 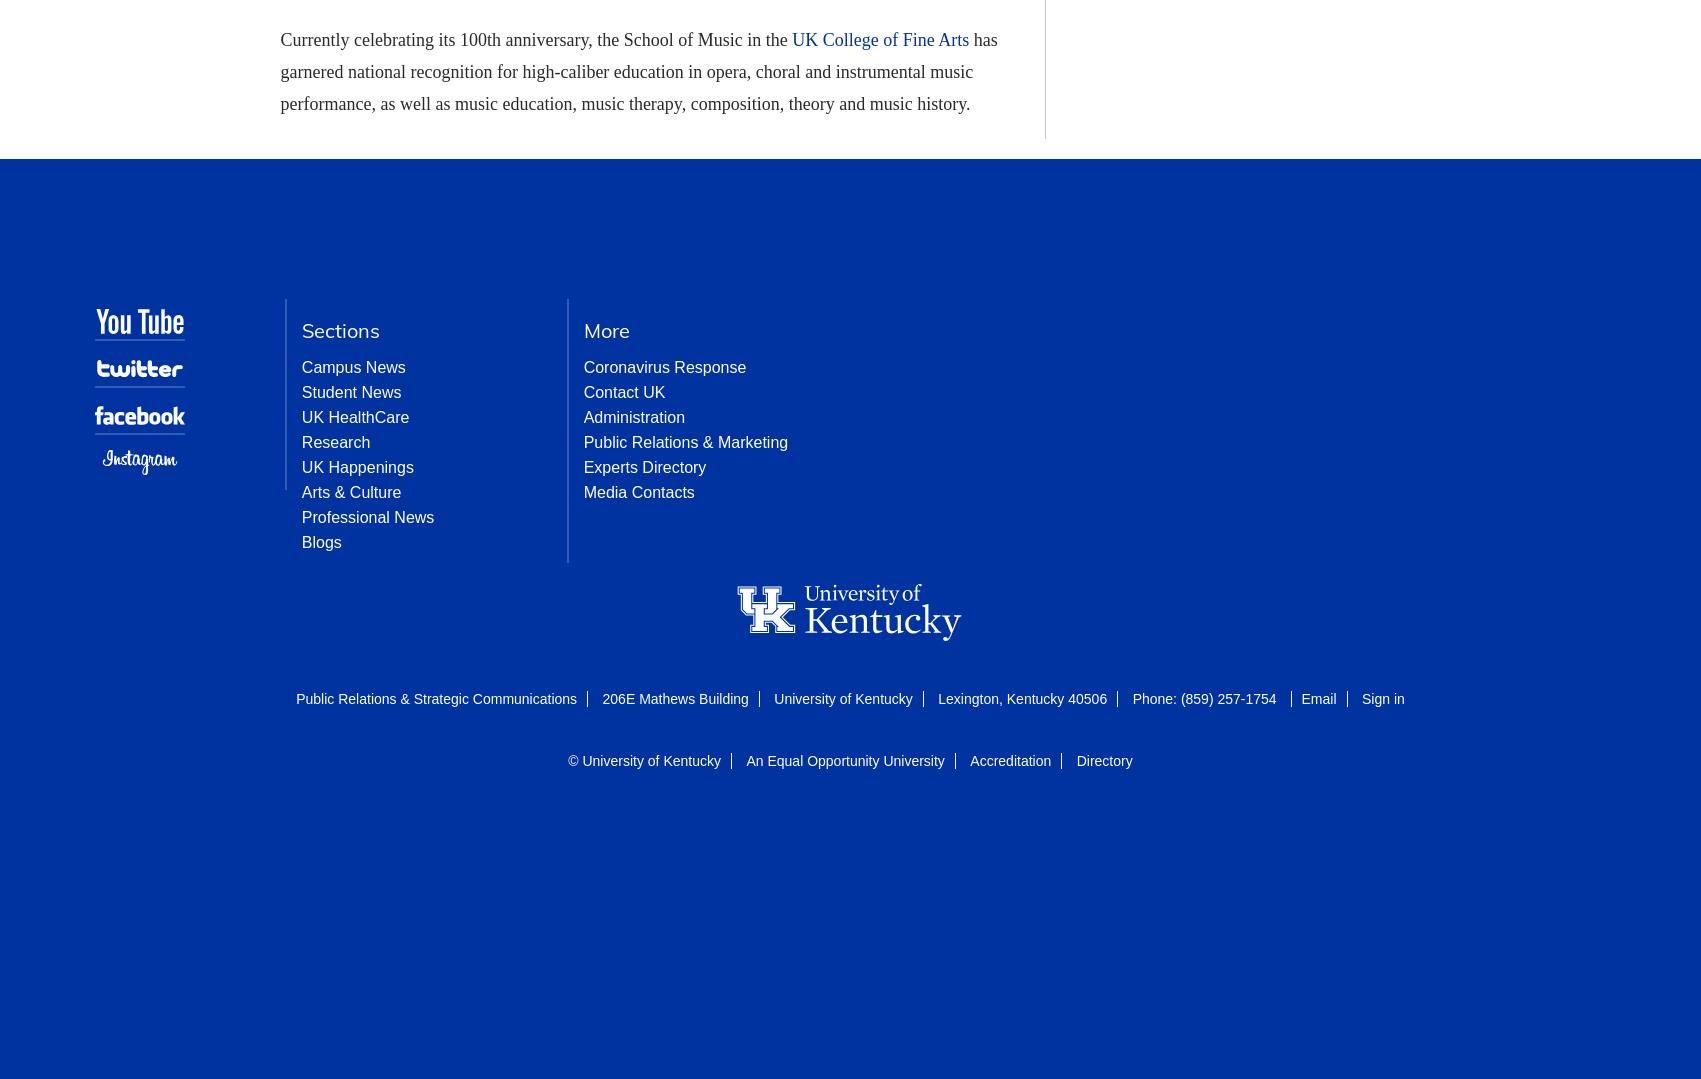 What do you see at coordinates (295, 698) in the screenshot?
I see `'Public Relations & Strategic Communications'` at bounding box center [295, 698].